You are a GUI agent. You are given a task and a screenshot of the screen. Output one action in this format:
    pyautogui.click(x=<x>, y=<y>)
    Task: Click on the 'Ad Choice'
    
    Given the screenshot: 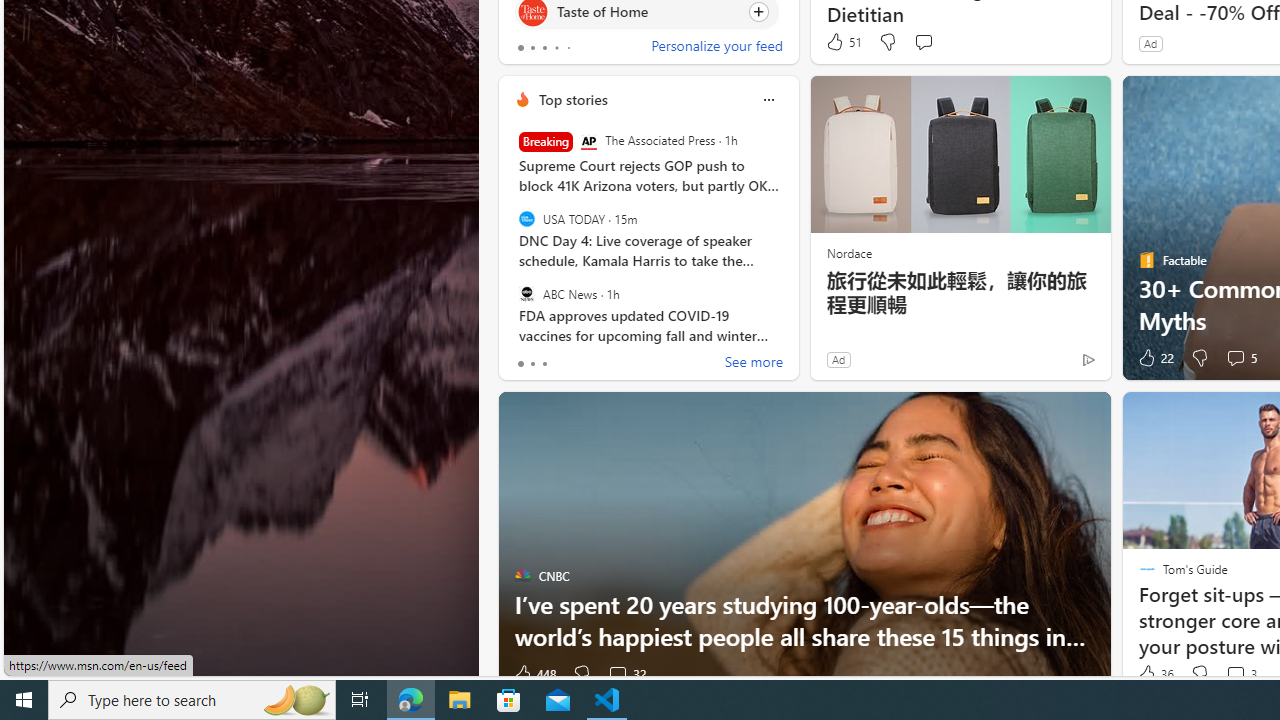 What is the action you would take?
    pyautogui.click(x=1087, y=358)
    